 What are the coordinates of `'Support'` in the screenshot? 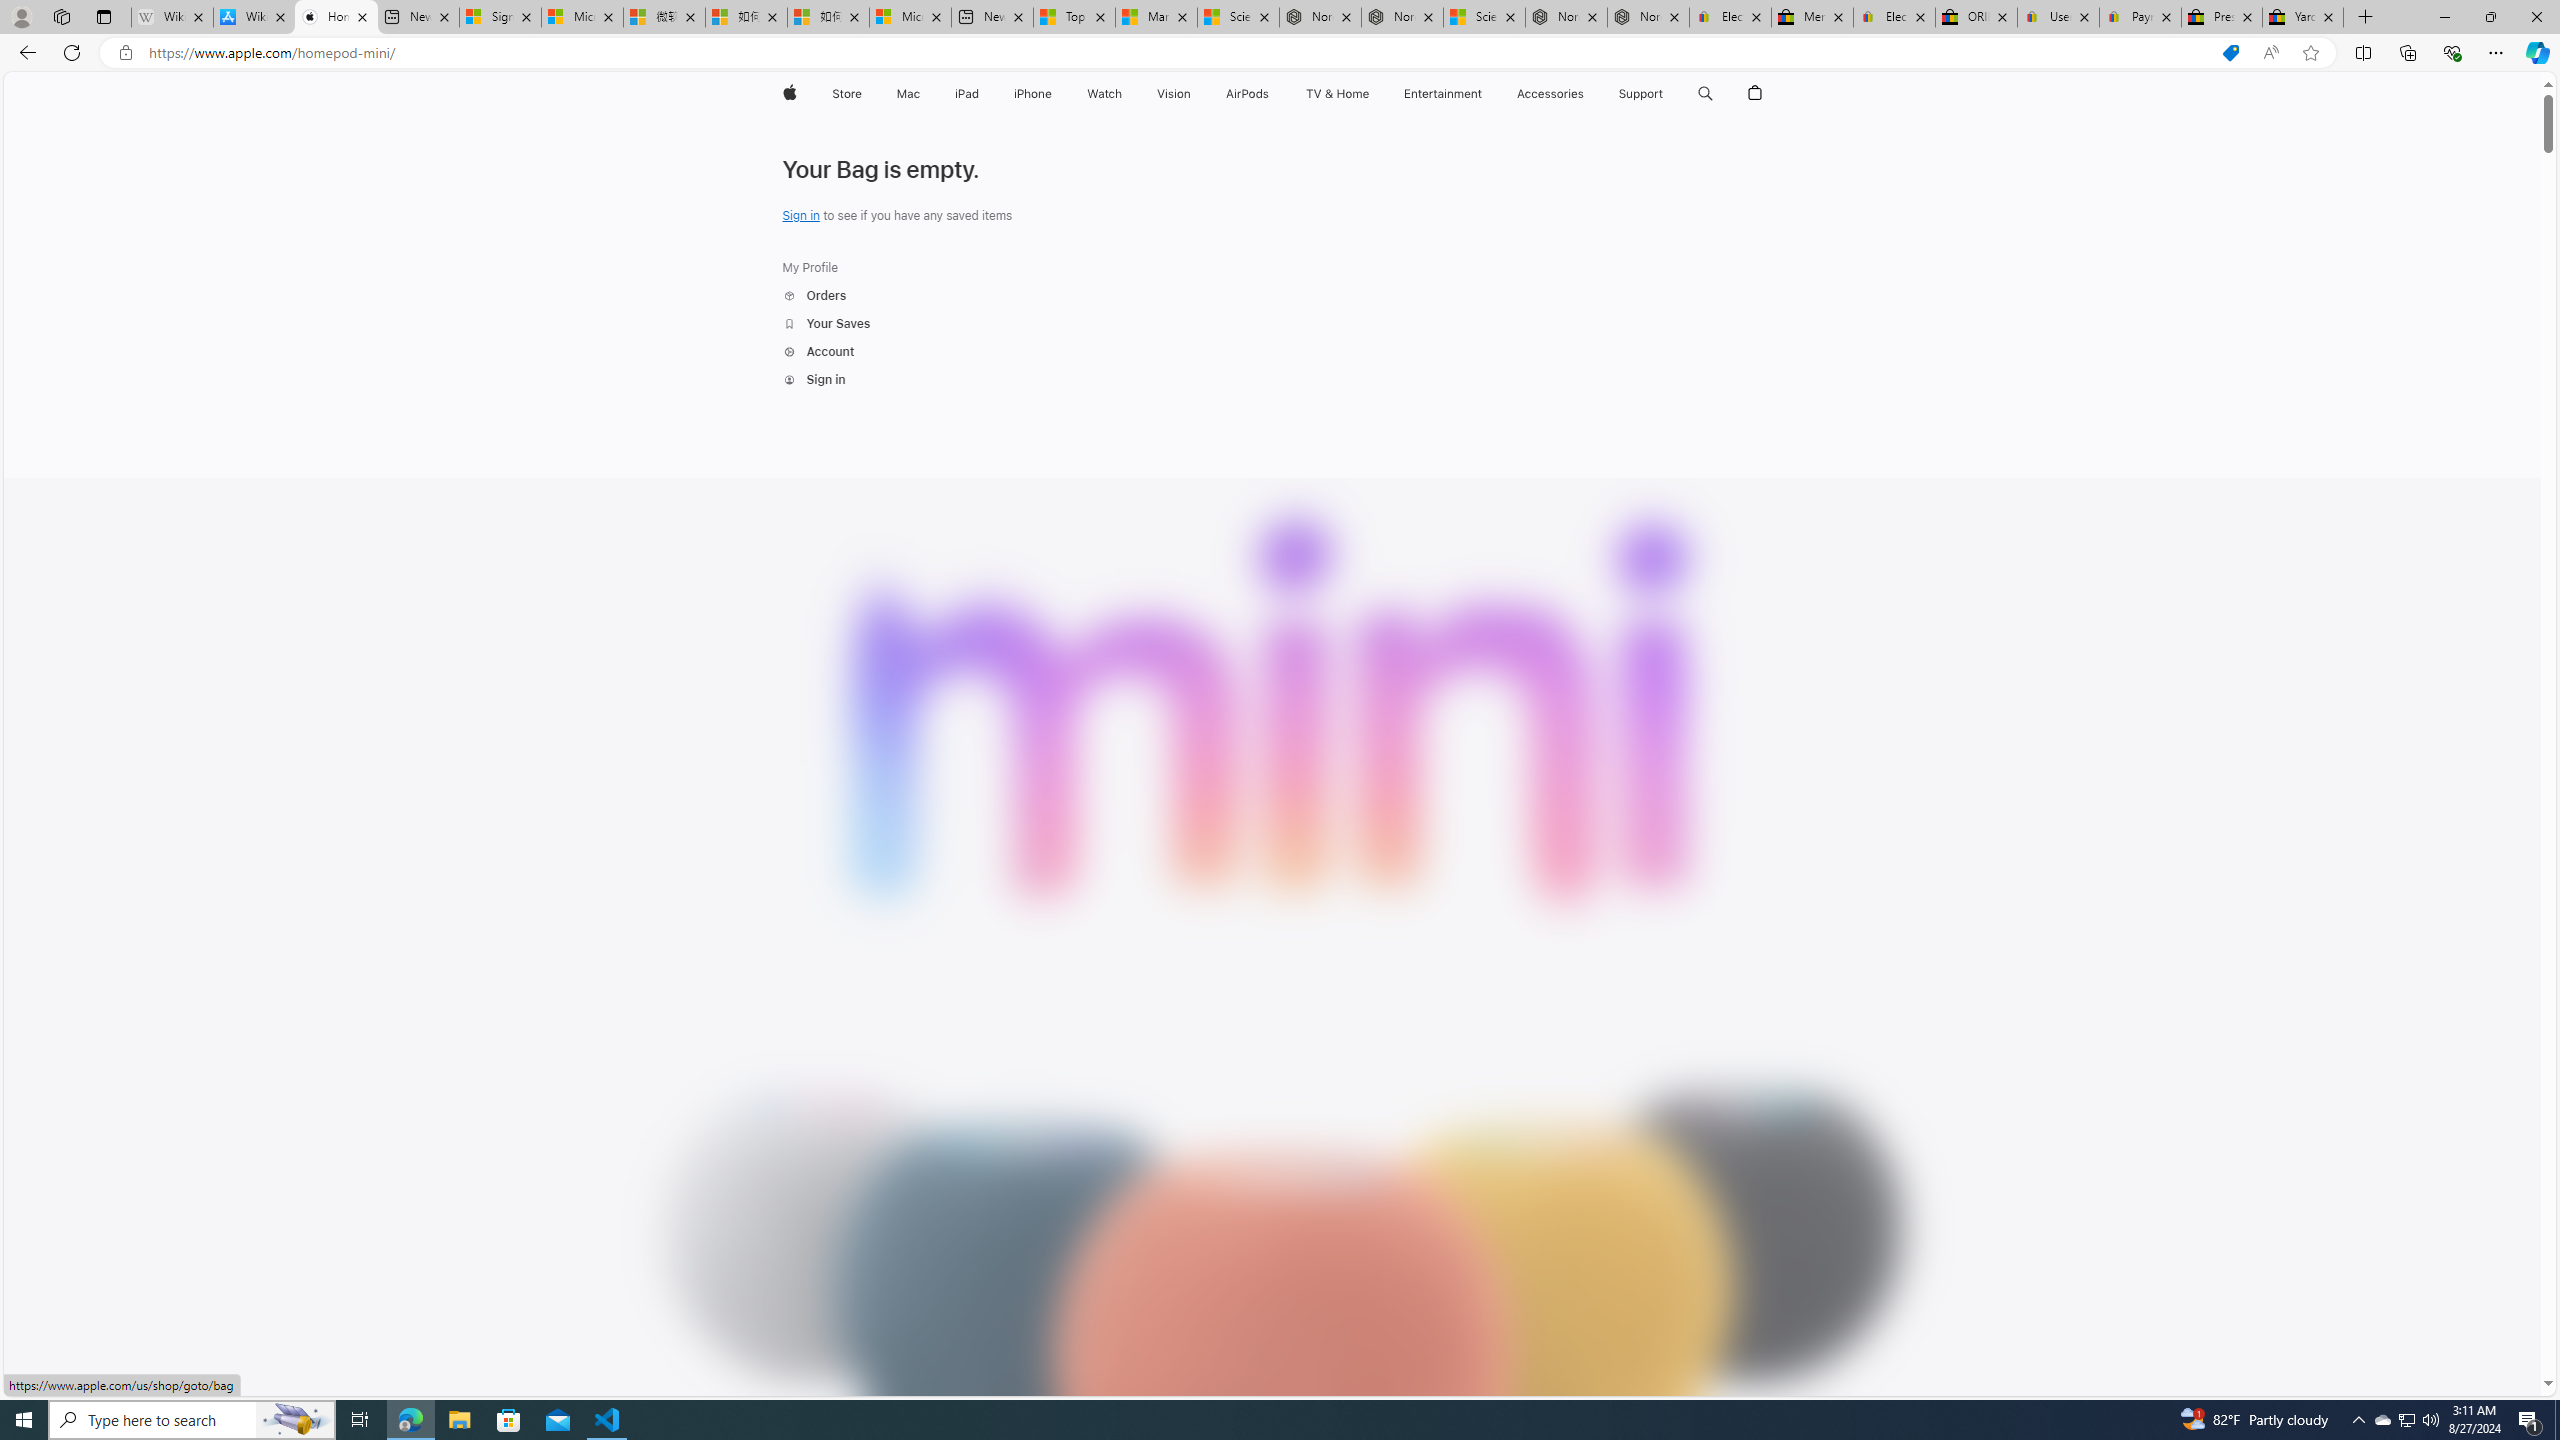 It's located at (1639, 93).